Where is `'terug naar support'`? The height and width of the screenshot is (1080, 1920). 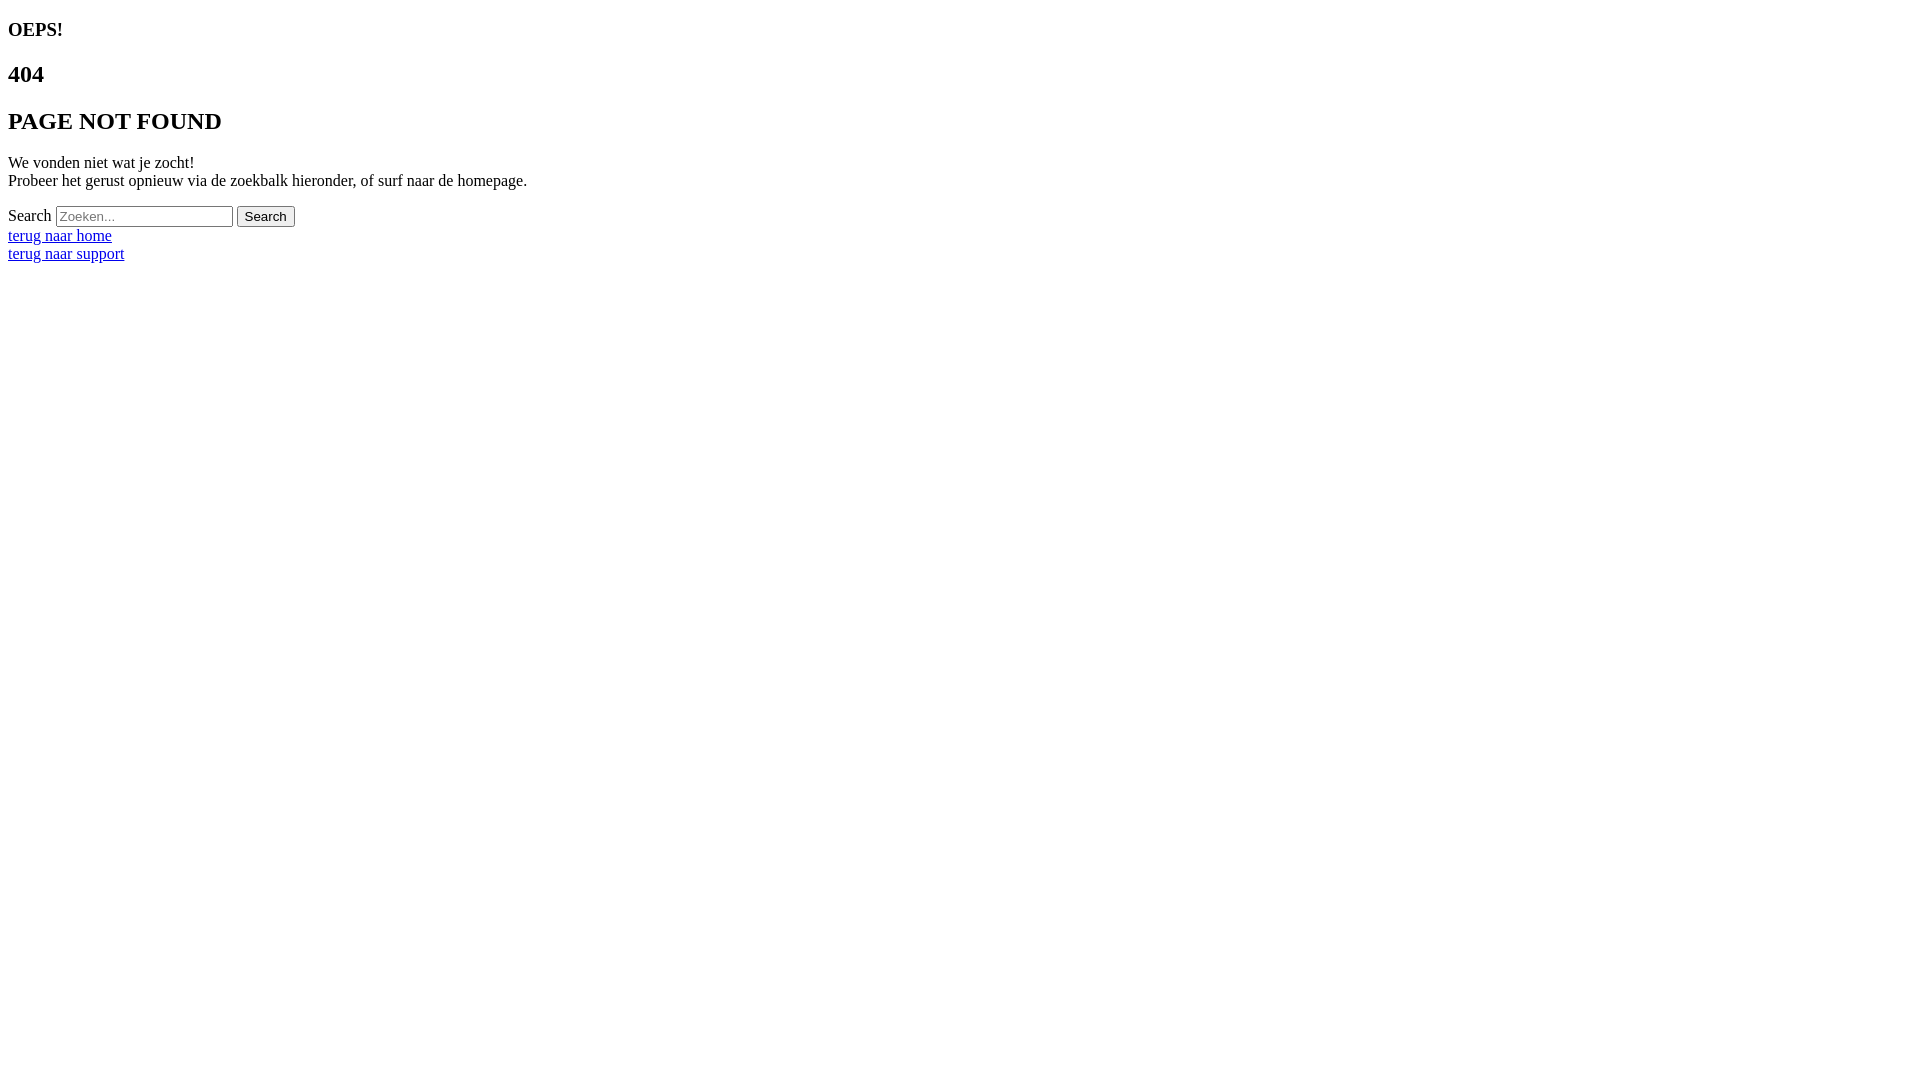 'terug naar support' is located at coordinates (66, 252).